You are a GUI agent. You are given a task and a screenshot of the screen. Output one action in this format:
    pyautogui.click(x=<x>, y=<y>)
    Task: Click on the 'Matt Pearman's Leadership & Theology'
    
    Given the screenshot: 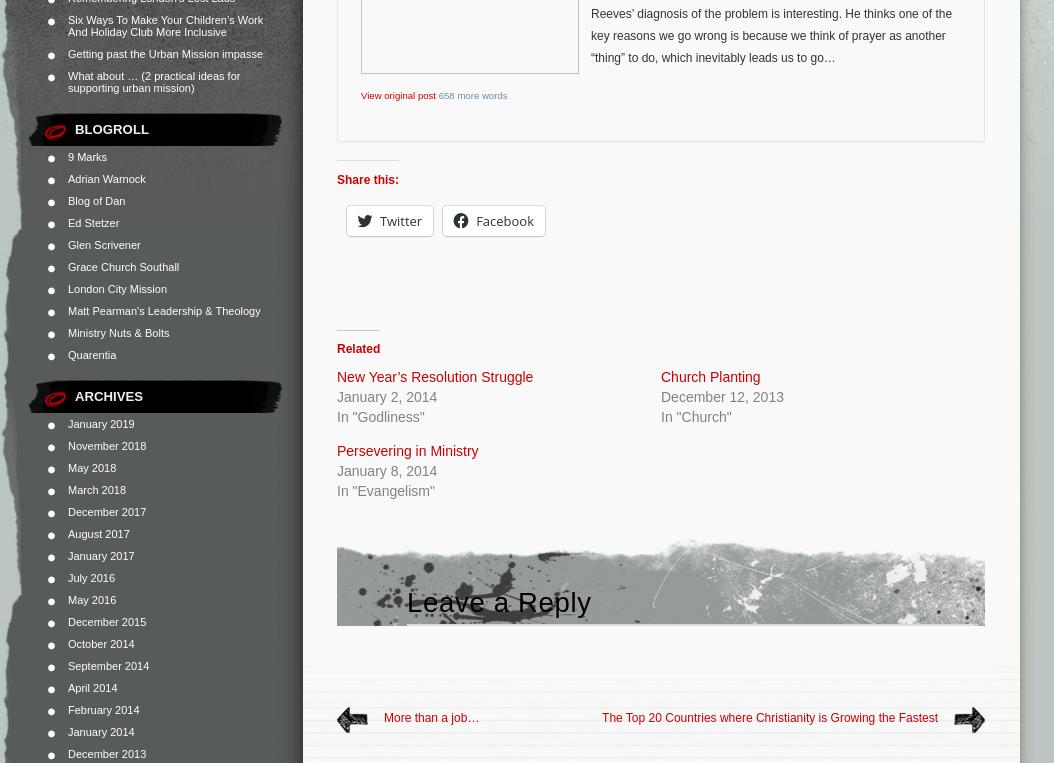 What is the action you would take?
    pyautogui.click(x=66, y=310)
    